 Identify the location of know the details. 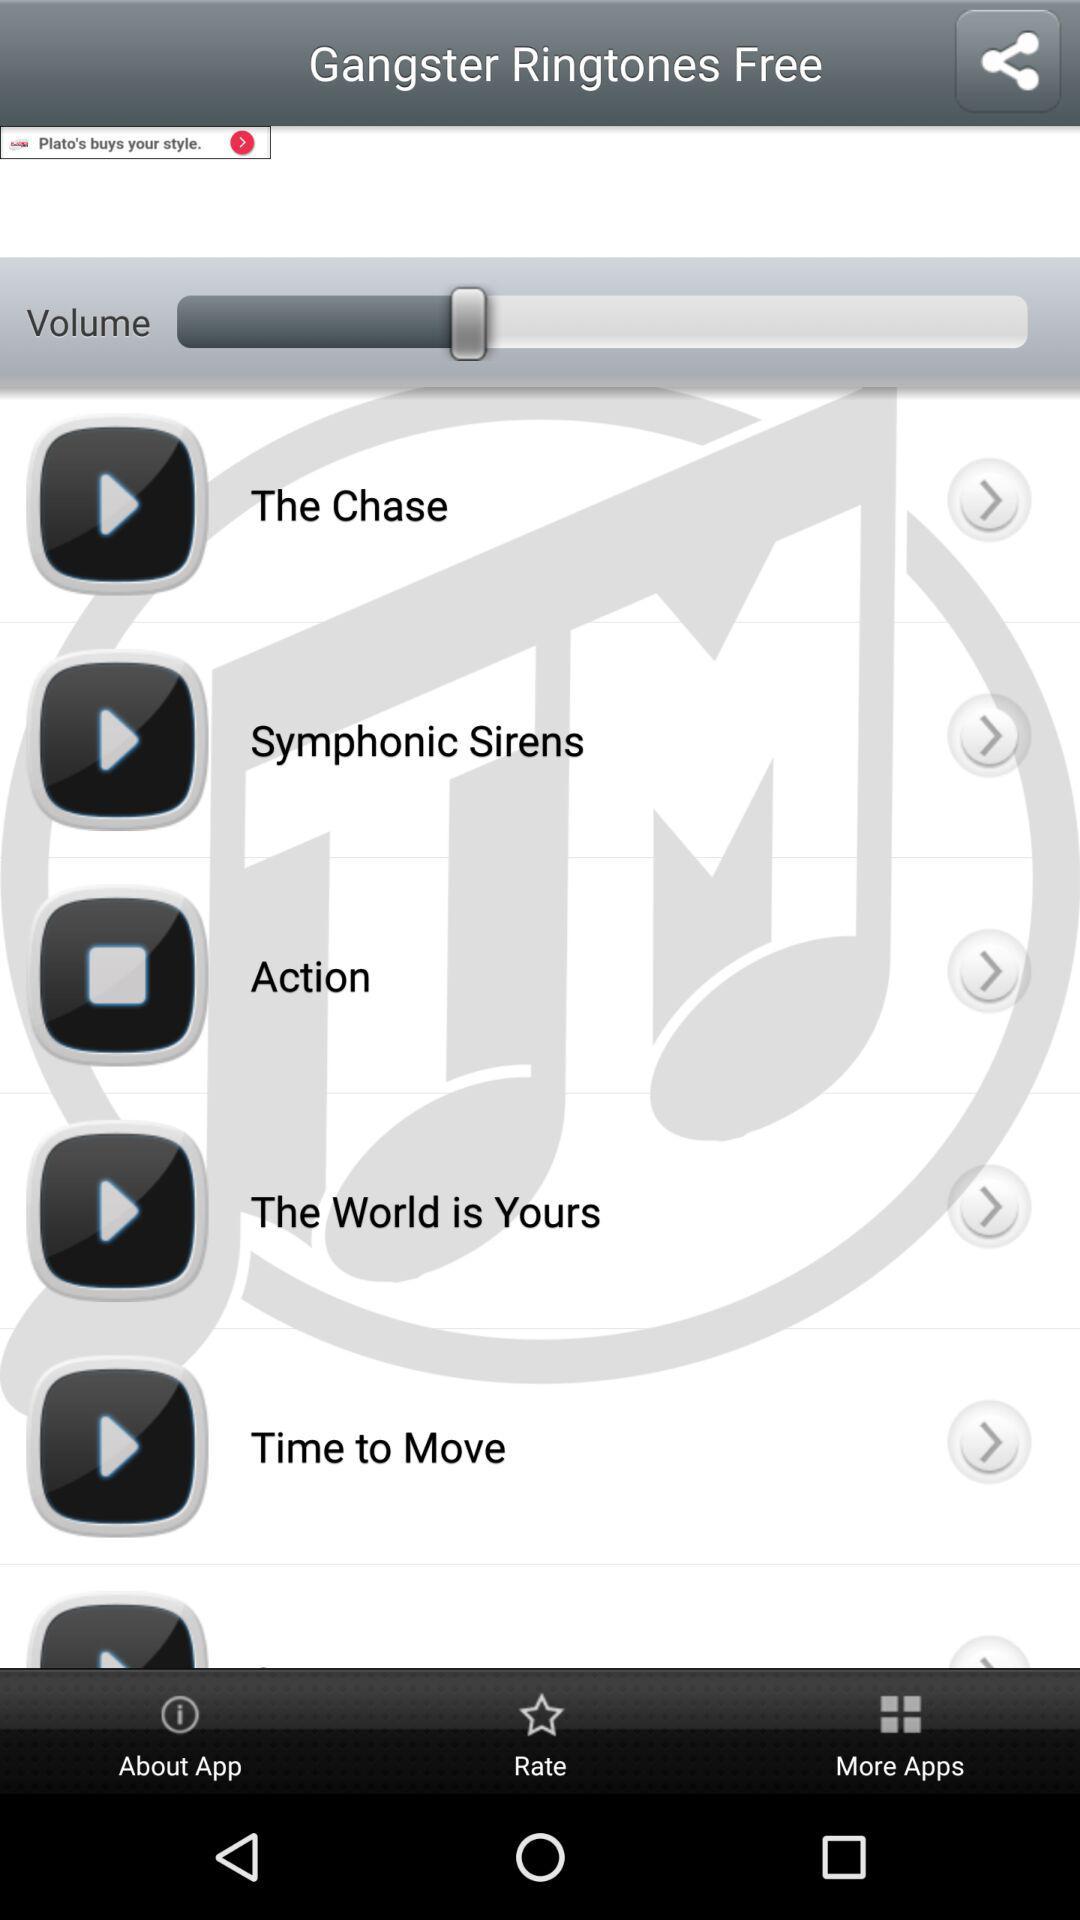
(987, 738).